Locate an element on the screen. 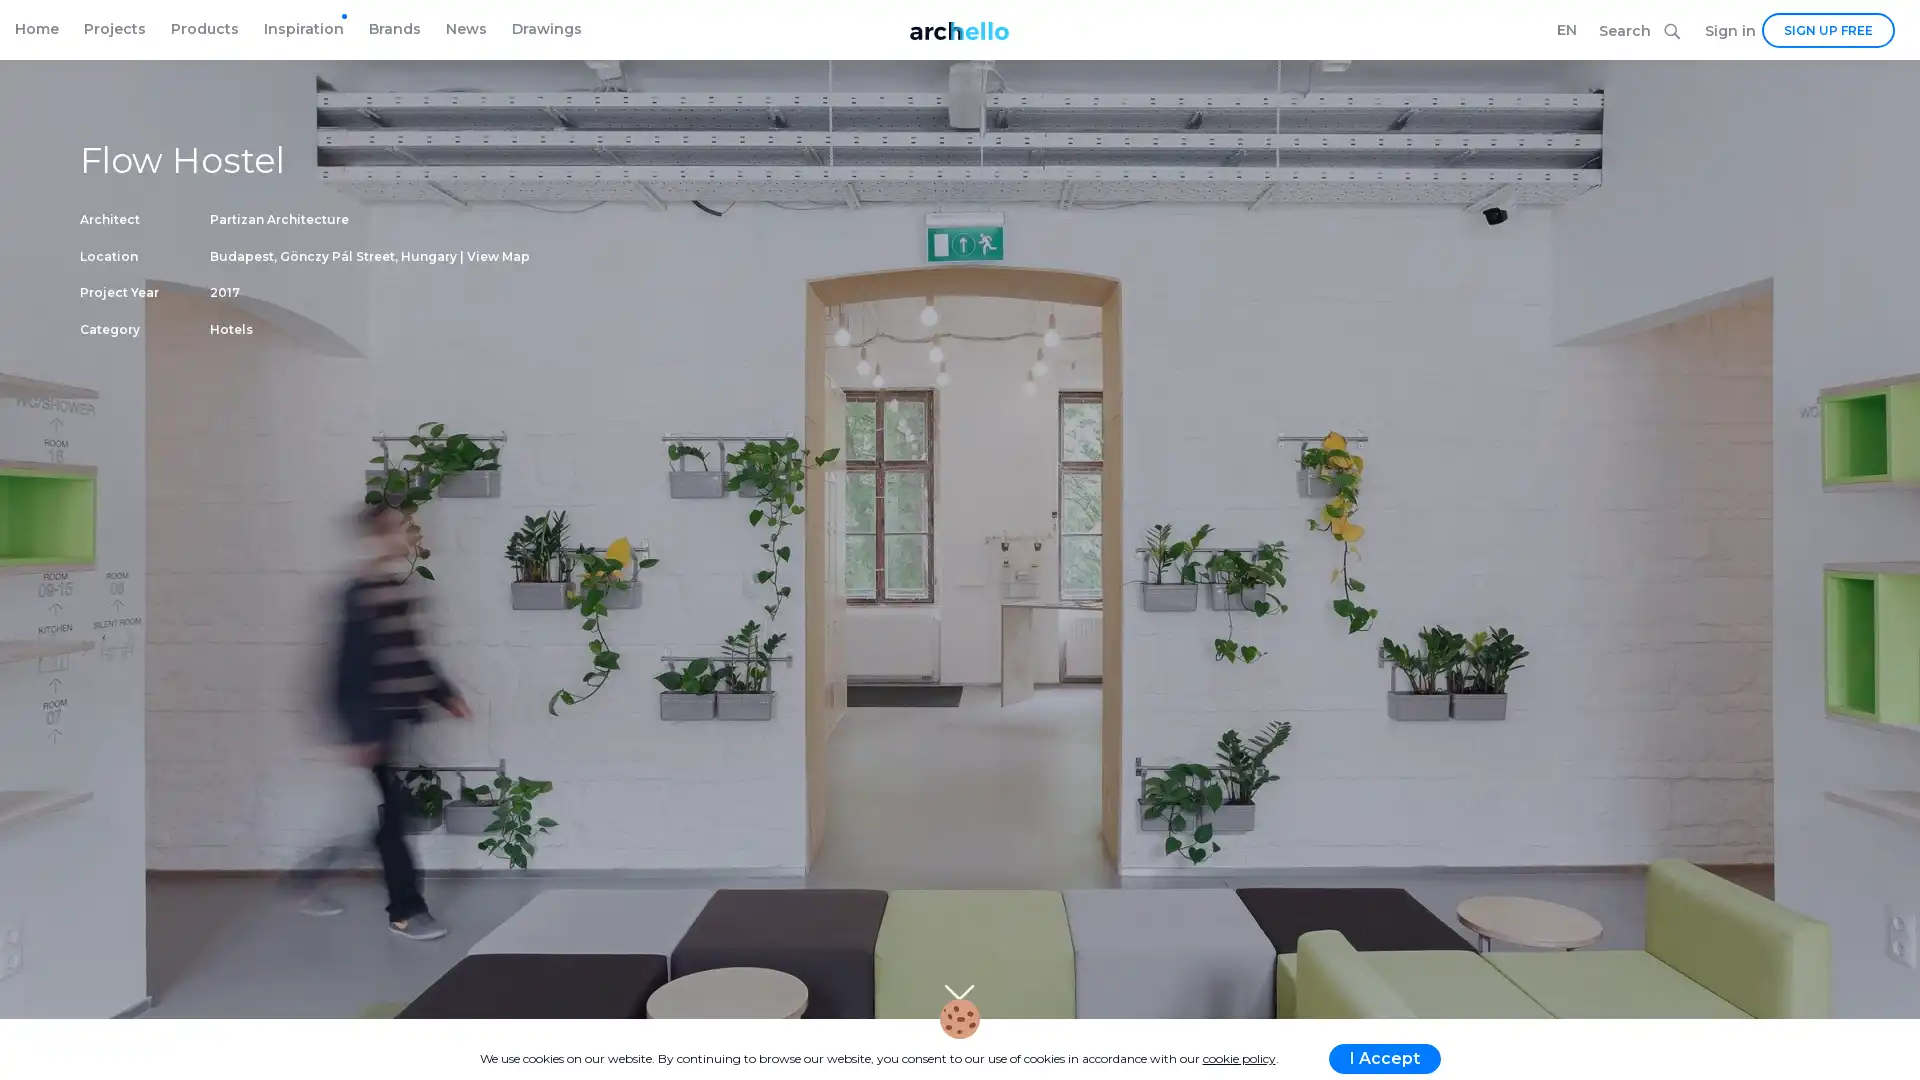  EN is located at coordinates (1565, 30).